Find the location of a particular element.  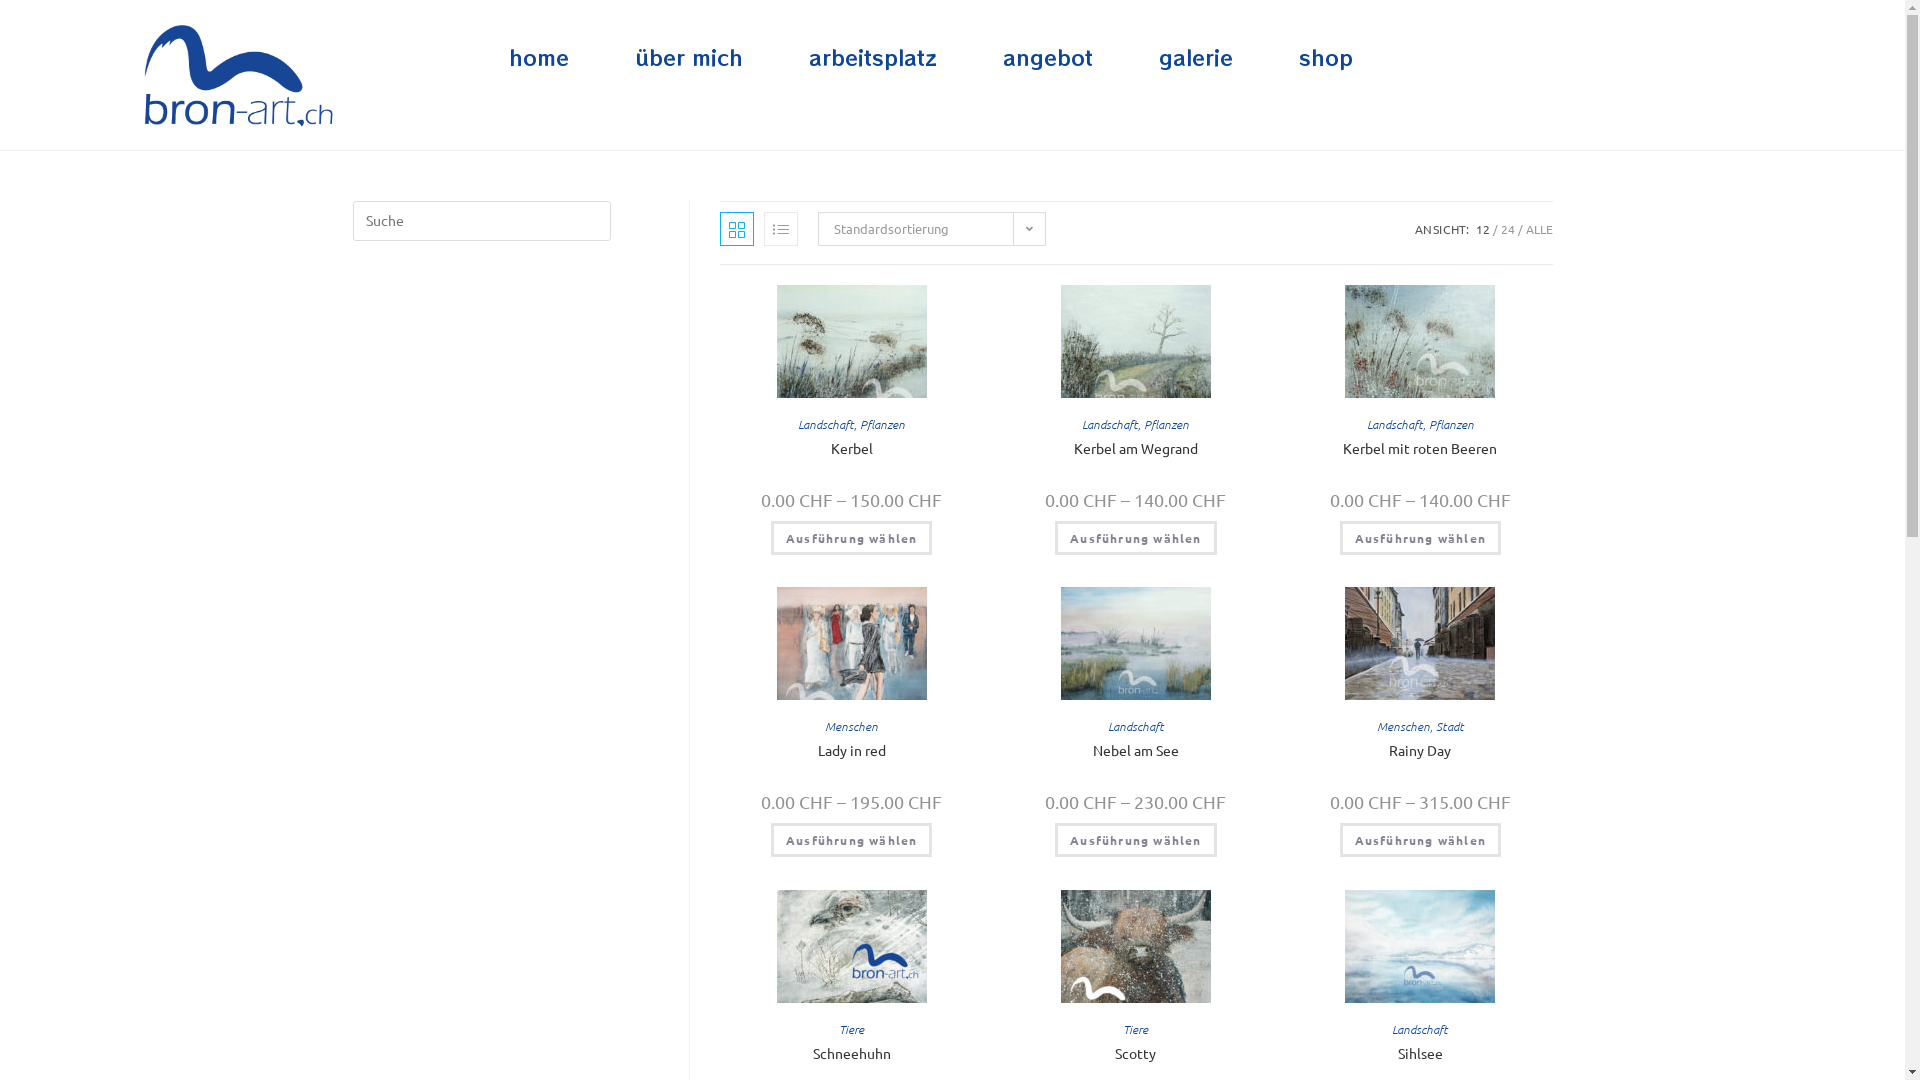

'Pflanzen' is located at coordinates (1143, 423).